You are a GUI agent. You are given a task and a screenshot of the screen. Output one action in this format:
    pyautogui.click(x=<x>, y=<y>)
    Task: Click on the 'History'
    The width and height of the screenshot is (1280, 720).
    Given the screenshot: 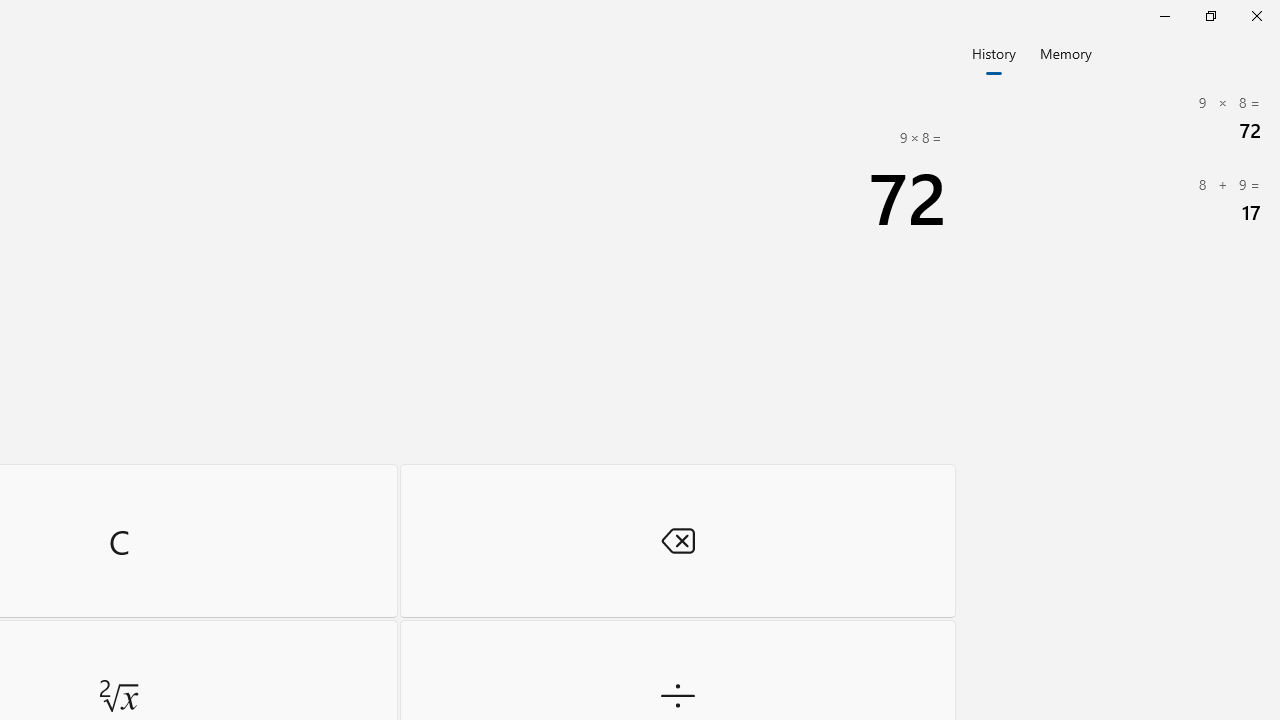 What is the action you would take?
    pyautogui.click(x=993, y=51)
    